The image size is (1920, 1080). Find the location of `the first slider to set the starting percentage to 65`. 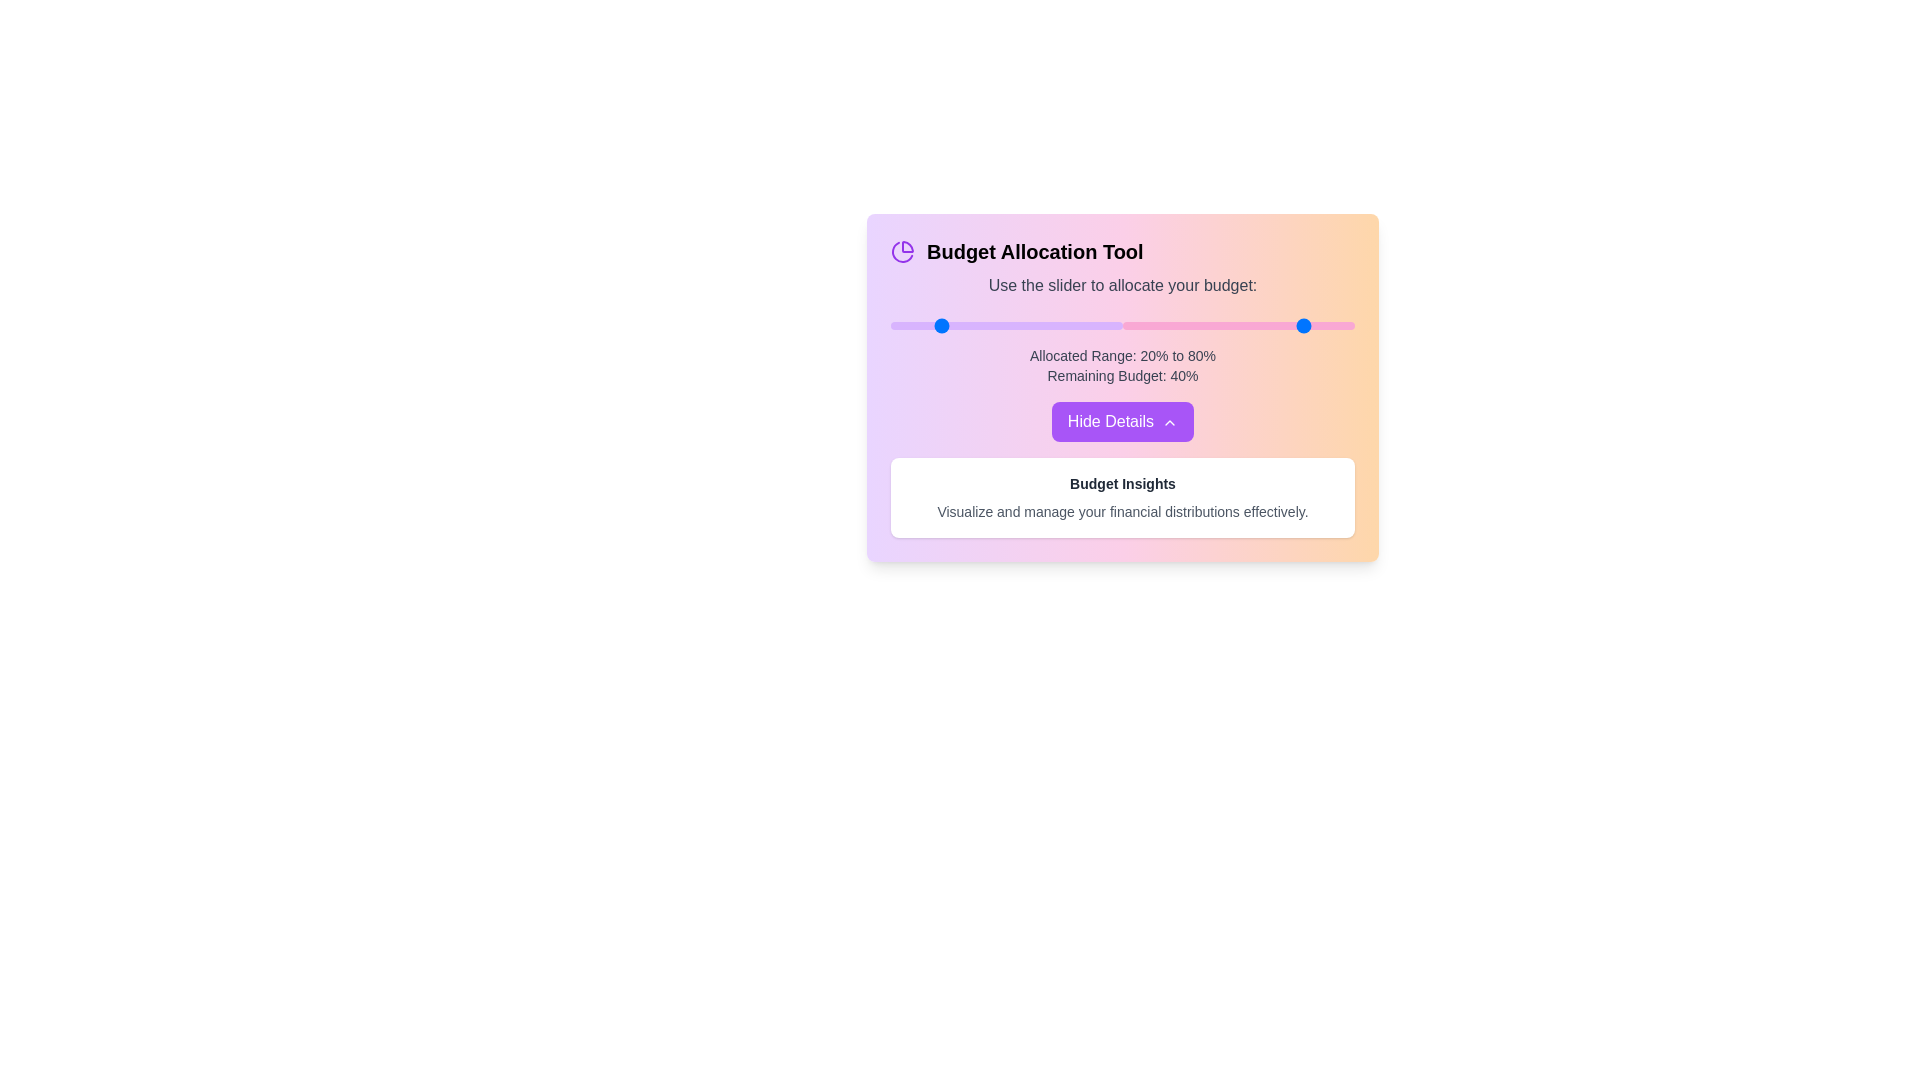

the first slider to set the starting percentage to 65 is located at coordinates (1040, 325).